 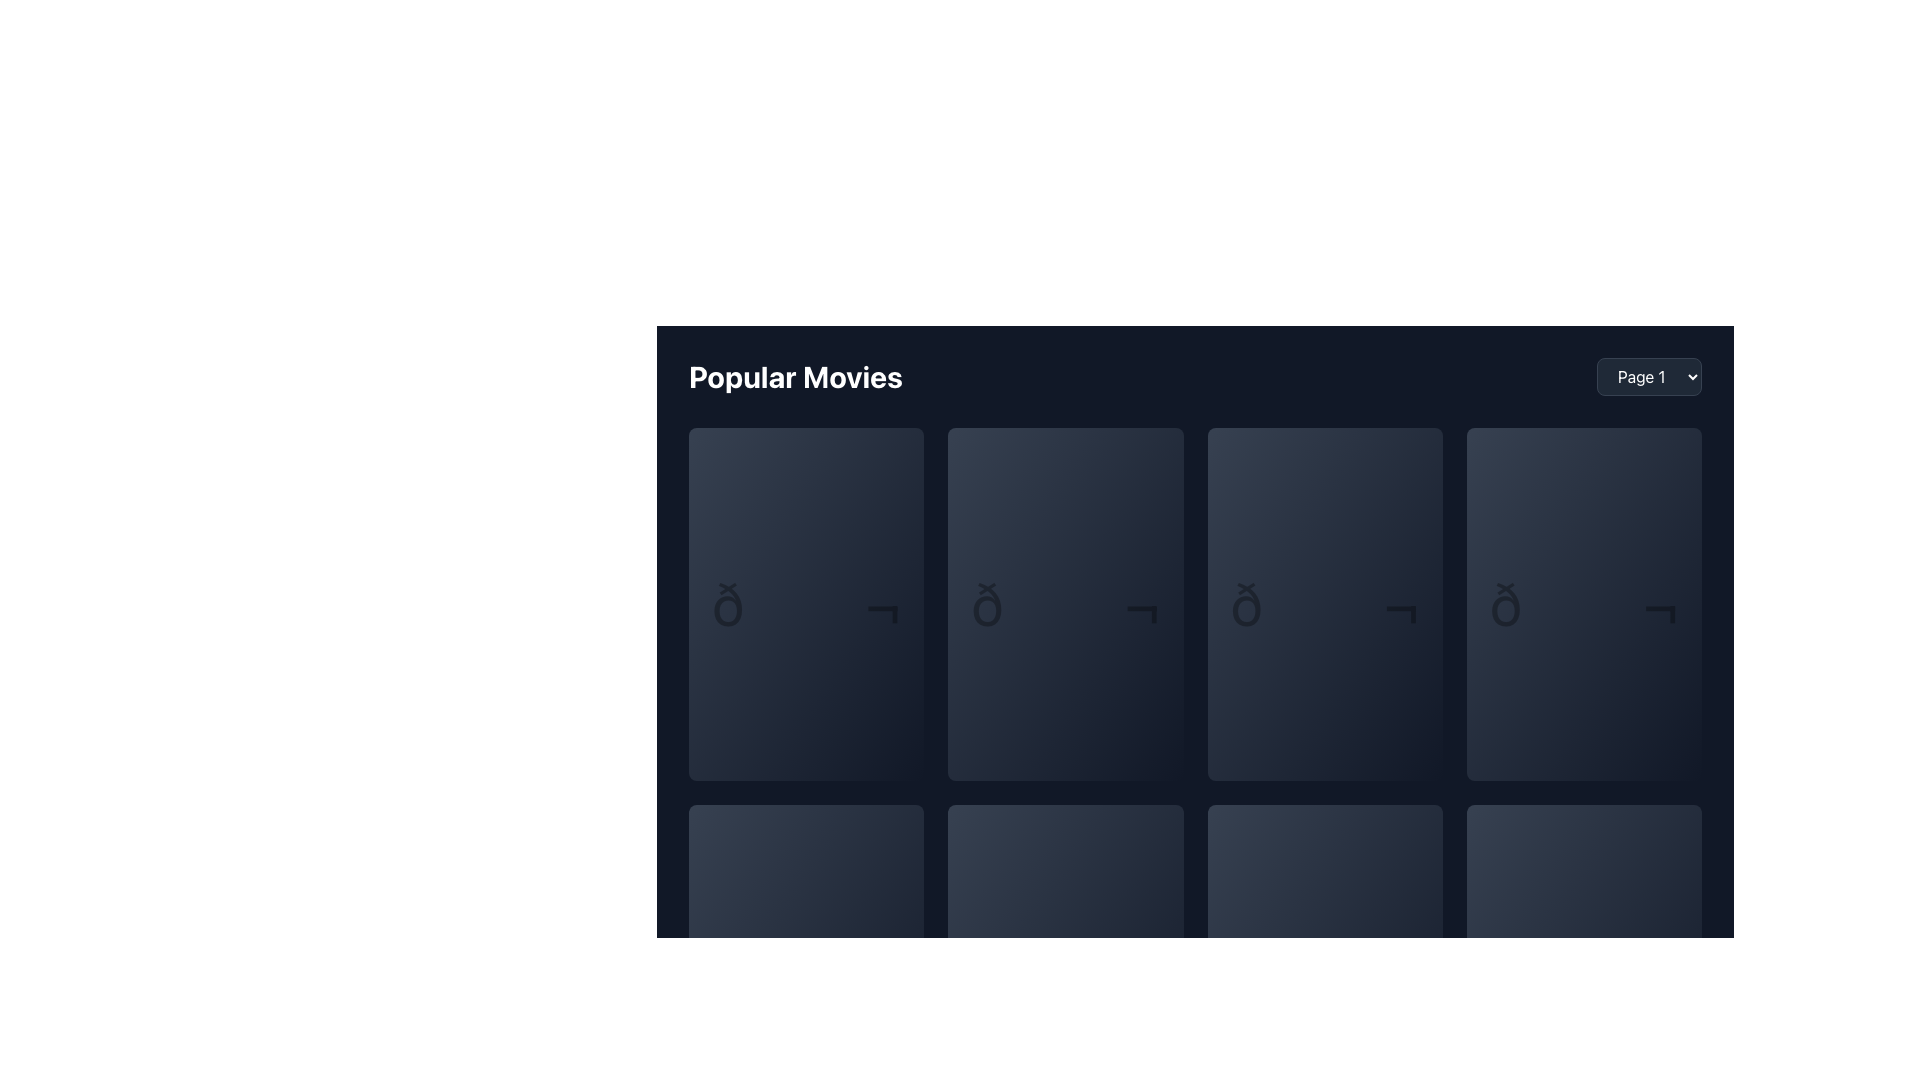 I want to click on the card representing an item in a list or gallery located in the first row, third column of a grid layout, so click(x=1325, y=603).